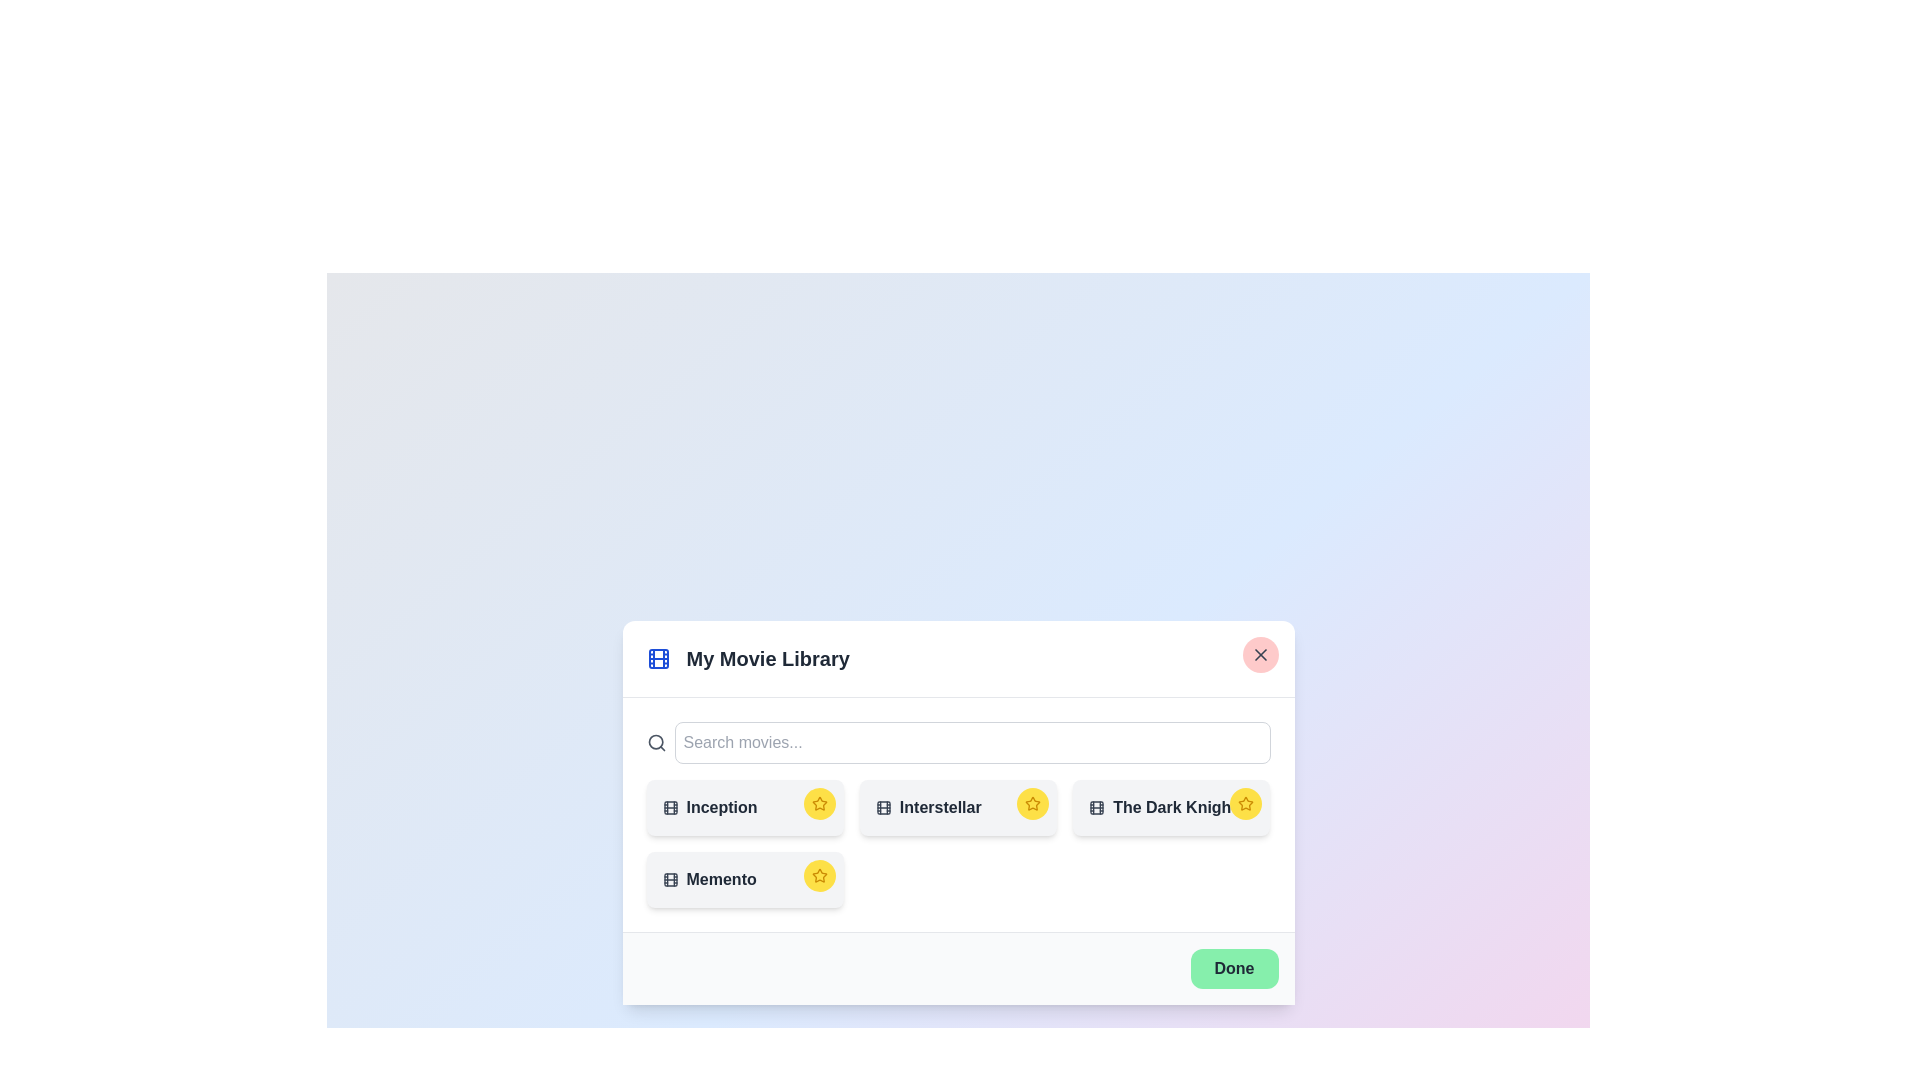 The height and width of the screenshot is (1080, 1920). Describe the element at coordinates (957, 659) in the screenshot. I see `the heading text indicating the movie library in the modal dialog for reading` at that location.